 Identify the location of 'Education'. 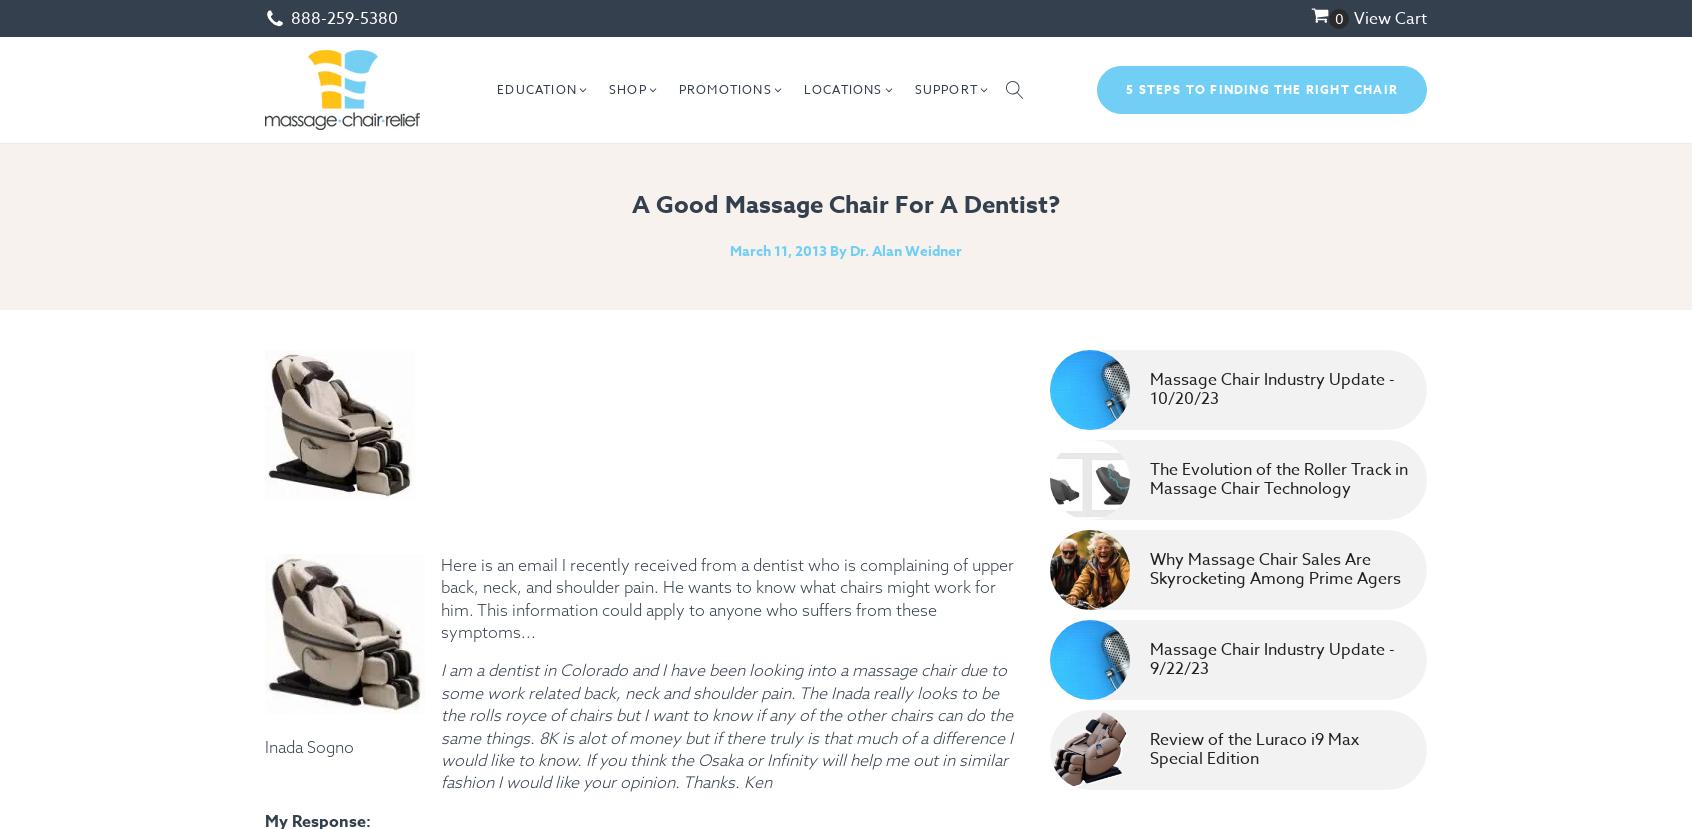
(496, 89).